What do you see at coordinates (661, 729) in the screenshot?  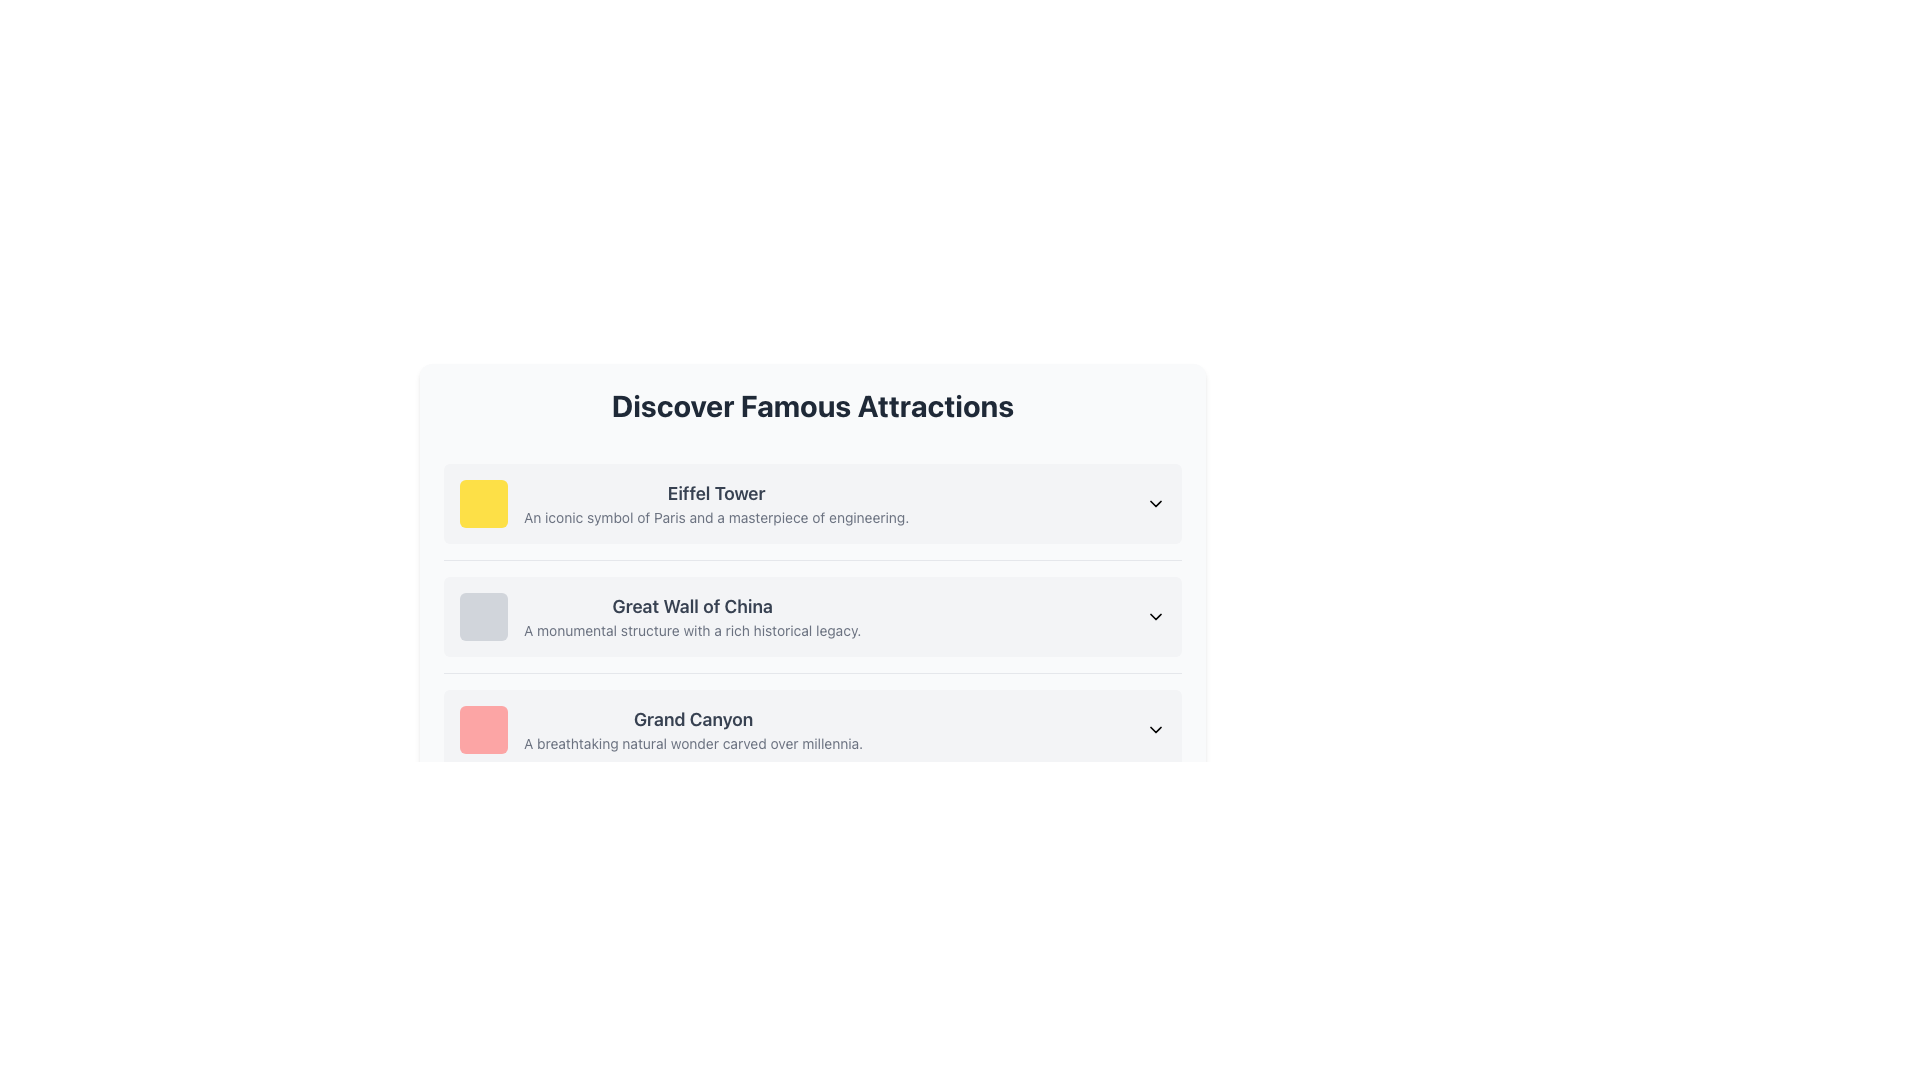 I see `the third list item titled 'Grand Canyon' with a pinkish-red icon in the 'Discover Famous Attractions' section` at bounding box center [661, 729].